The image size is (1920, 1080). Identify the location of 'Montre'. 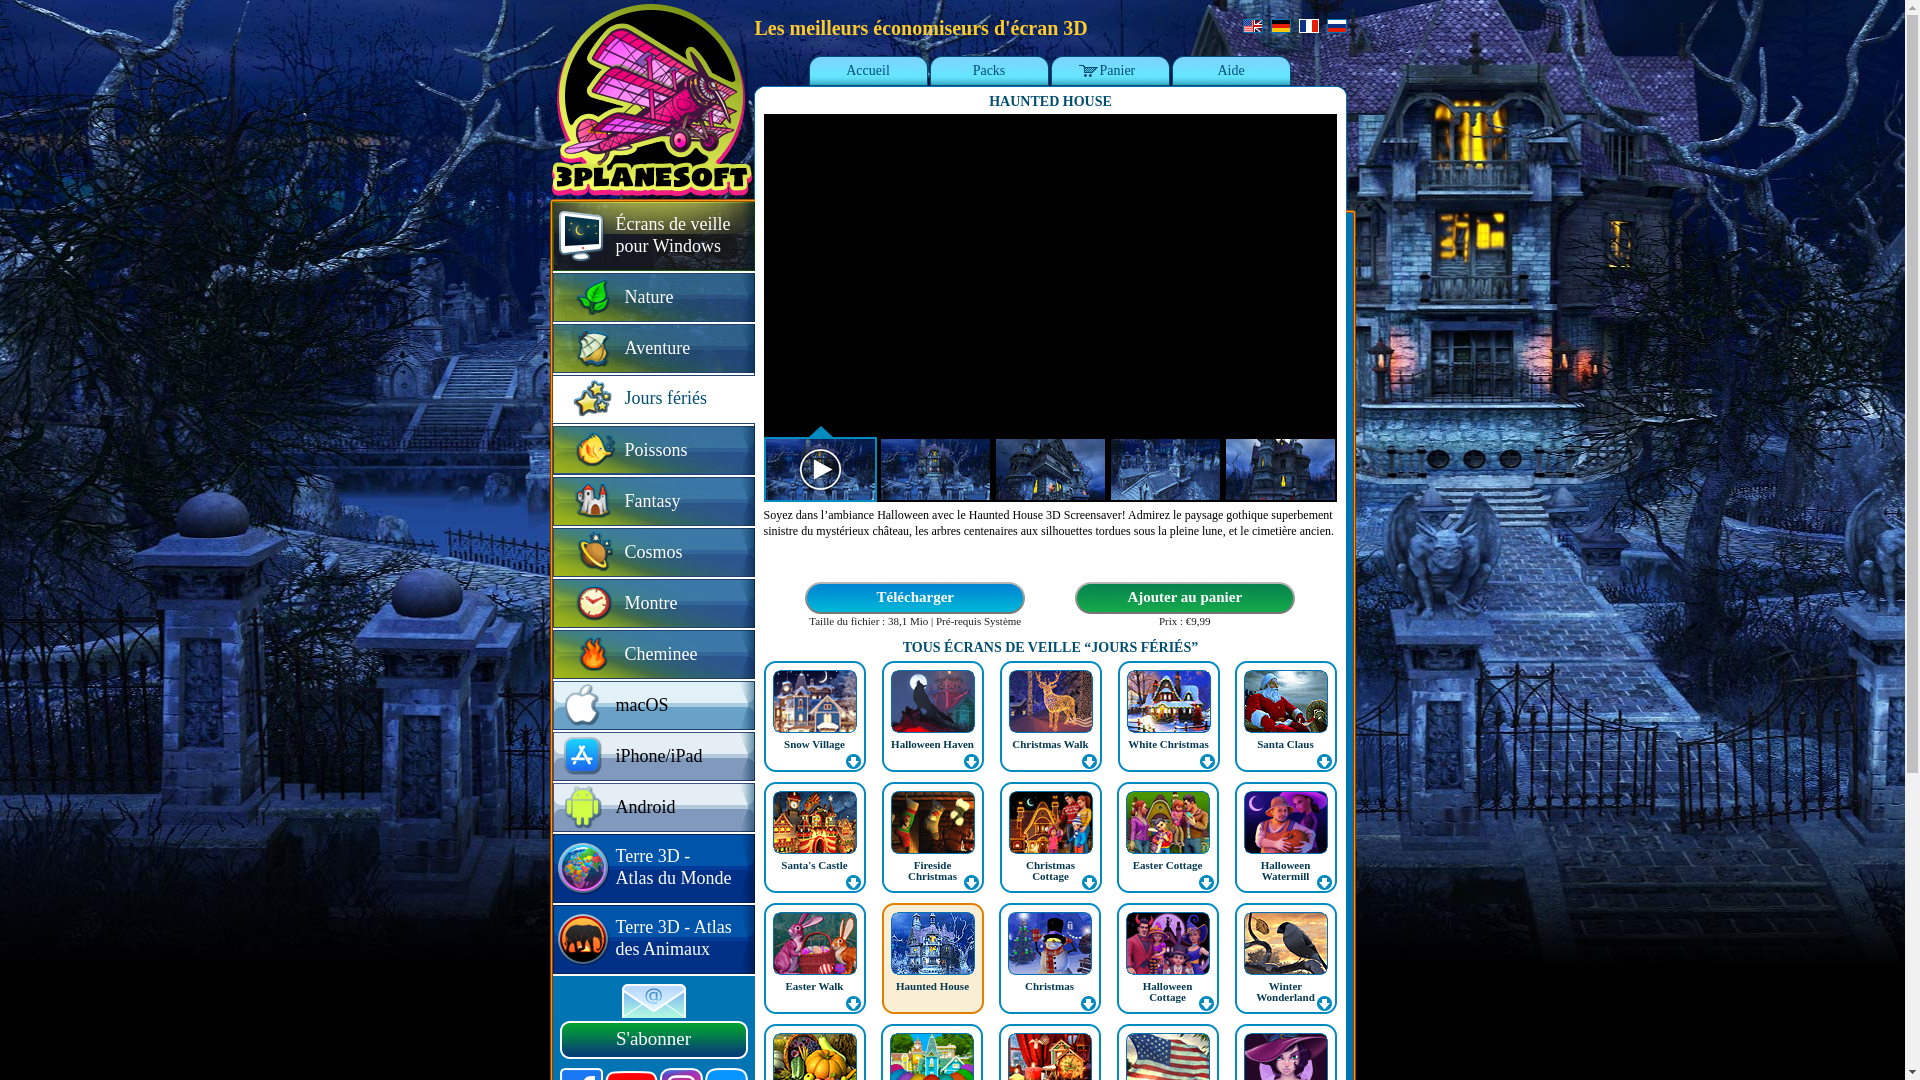
(652, 603).